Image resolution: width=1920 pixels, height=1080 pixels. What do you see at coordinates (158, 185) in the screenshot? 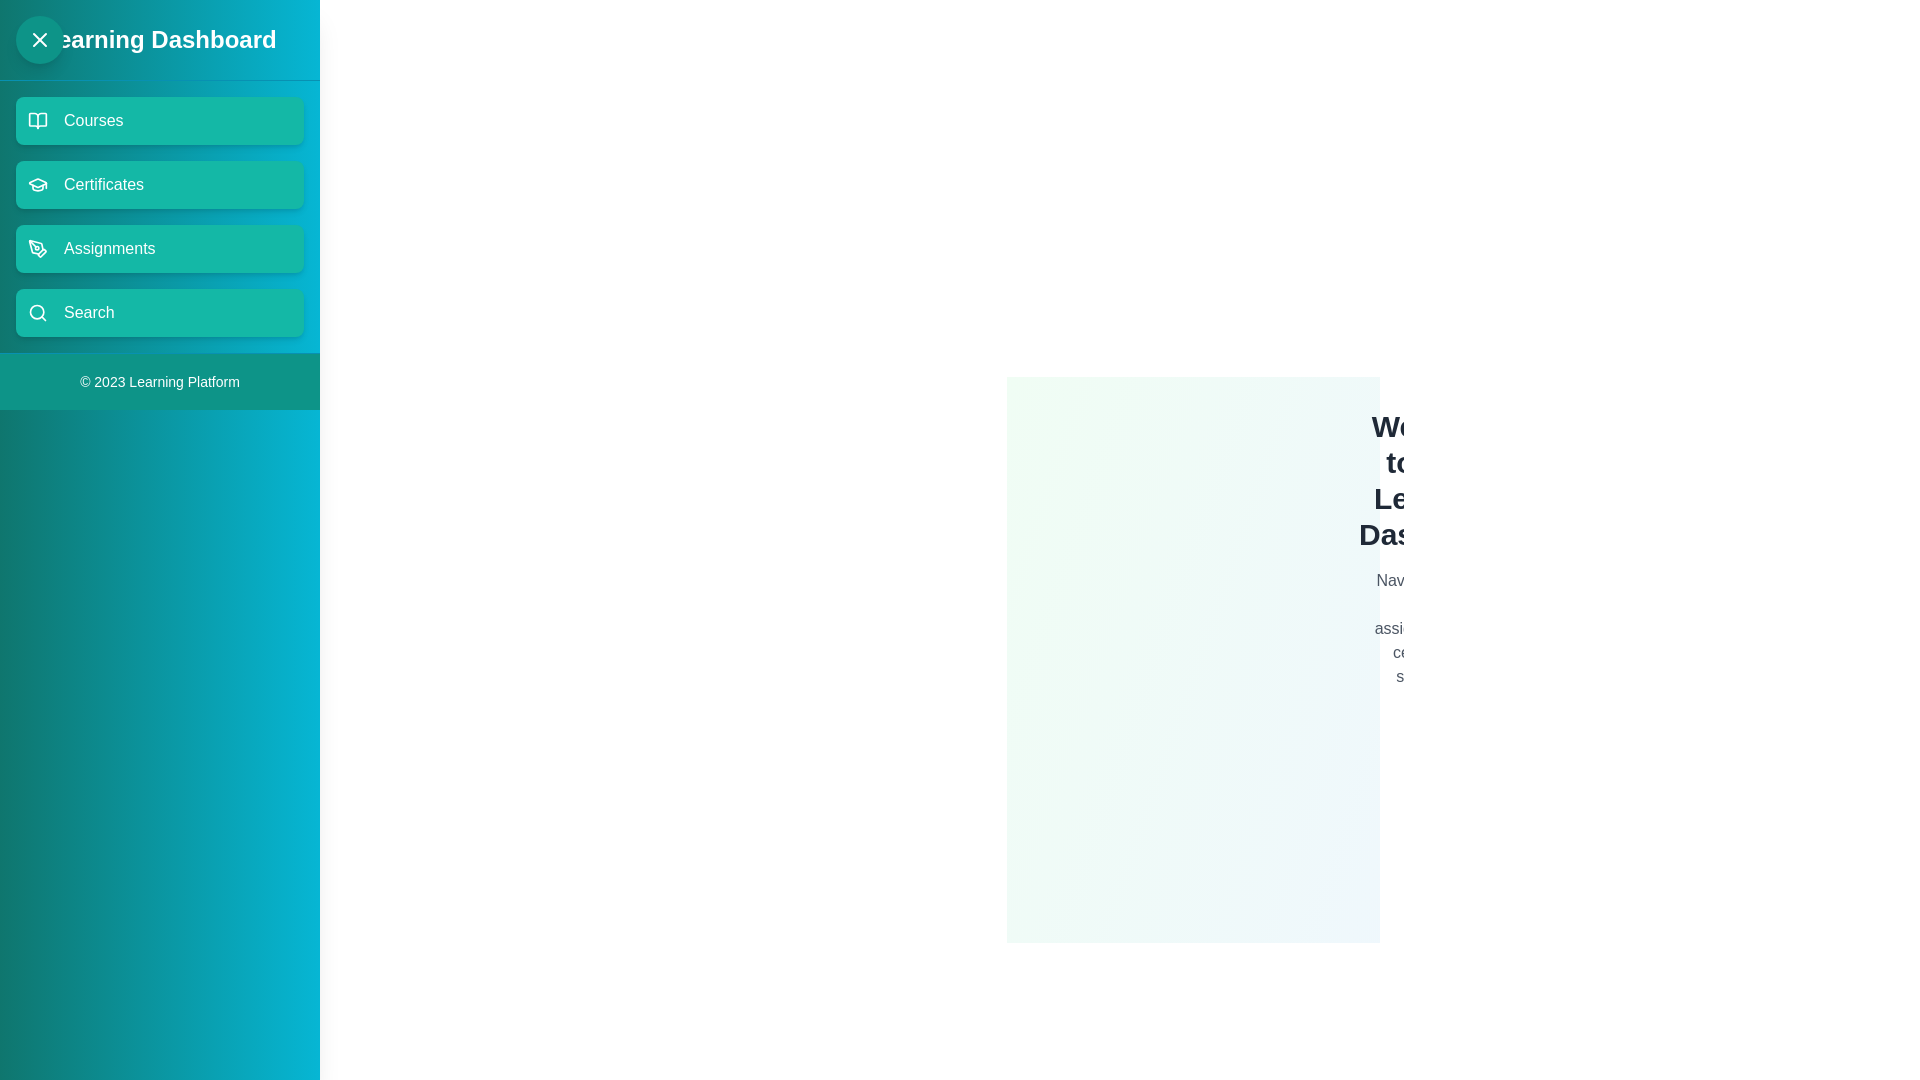
I see `the 'Certificates' navigation button located below the 'Courses' button and above the 'Assignments' button in the left side navigation menu` at bounding box center [158, 185].